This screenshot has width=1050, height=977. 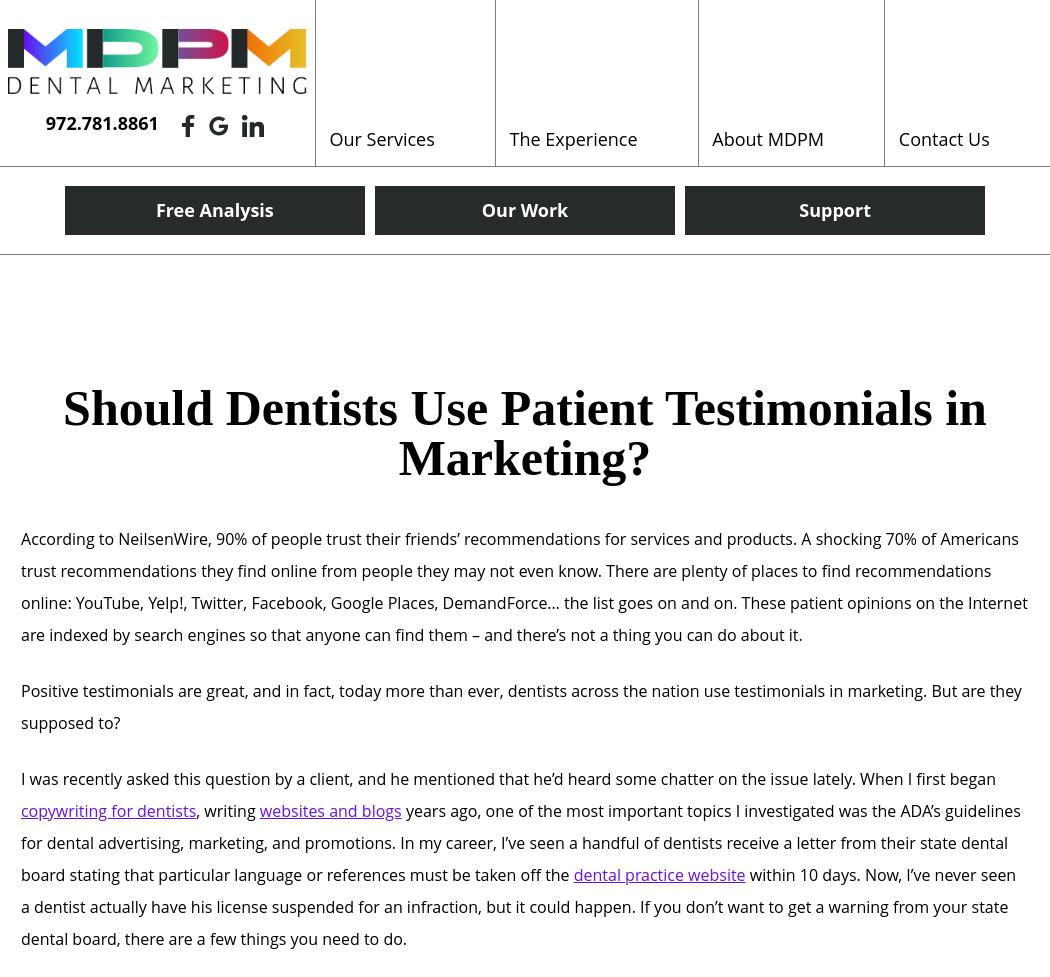 What do you see at coordinates (395, 276) in the screenshot?
I see `'Original Content'` at bounding box center [395, 276].